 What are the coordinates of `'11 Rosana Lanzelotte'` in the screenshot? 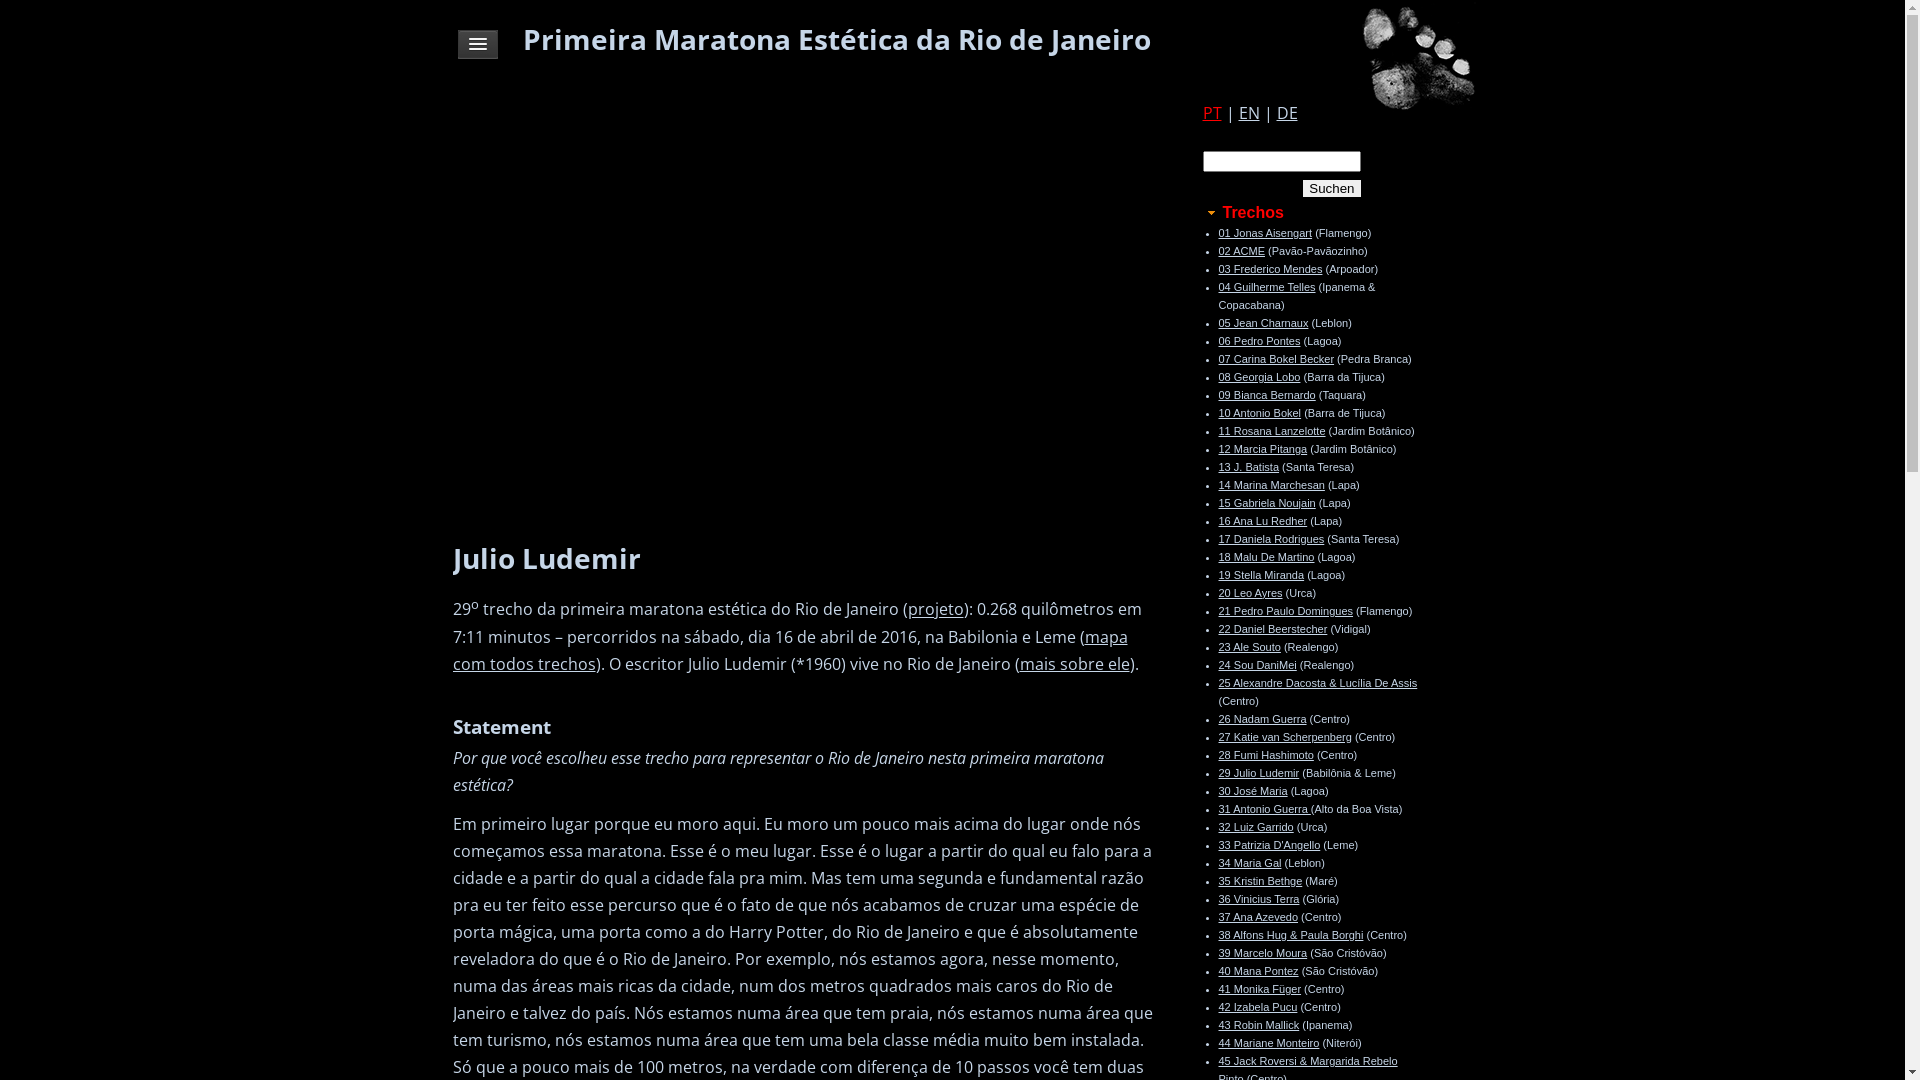 It's located at (1270, 430).